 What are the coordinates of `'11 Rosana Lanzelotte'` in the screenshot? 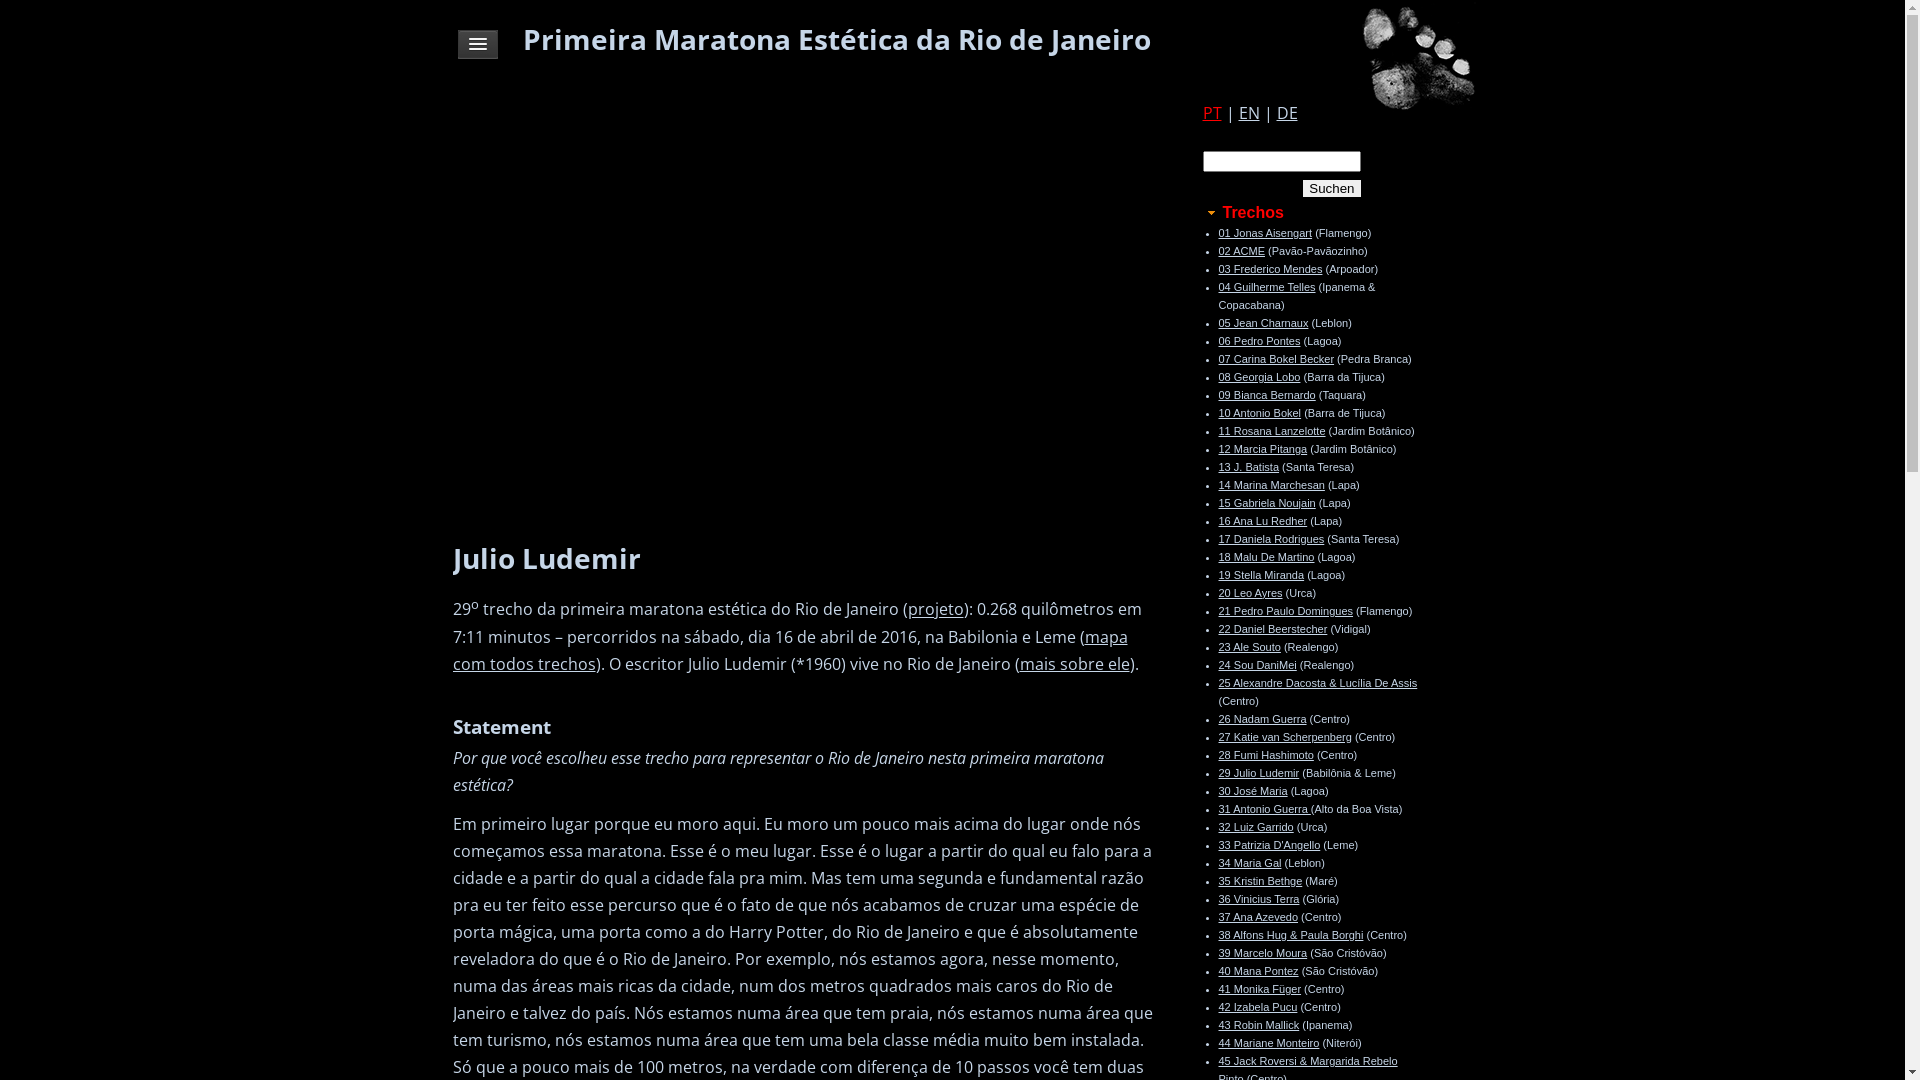 It's located at (1270, 430).